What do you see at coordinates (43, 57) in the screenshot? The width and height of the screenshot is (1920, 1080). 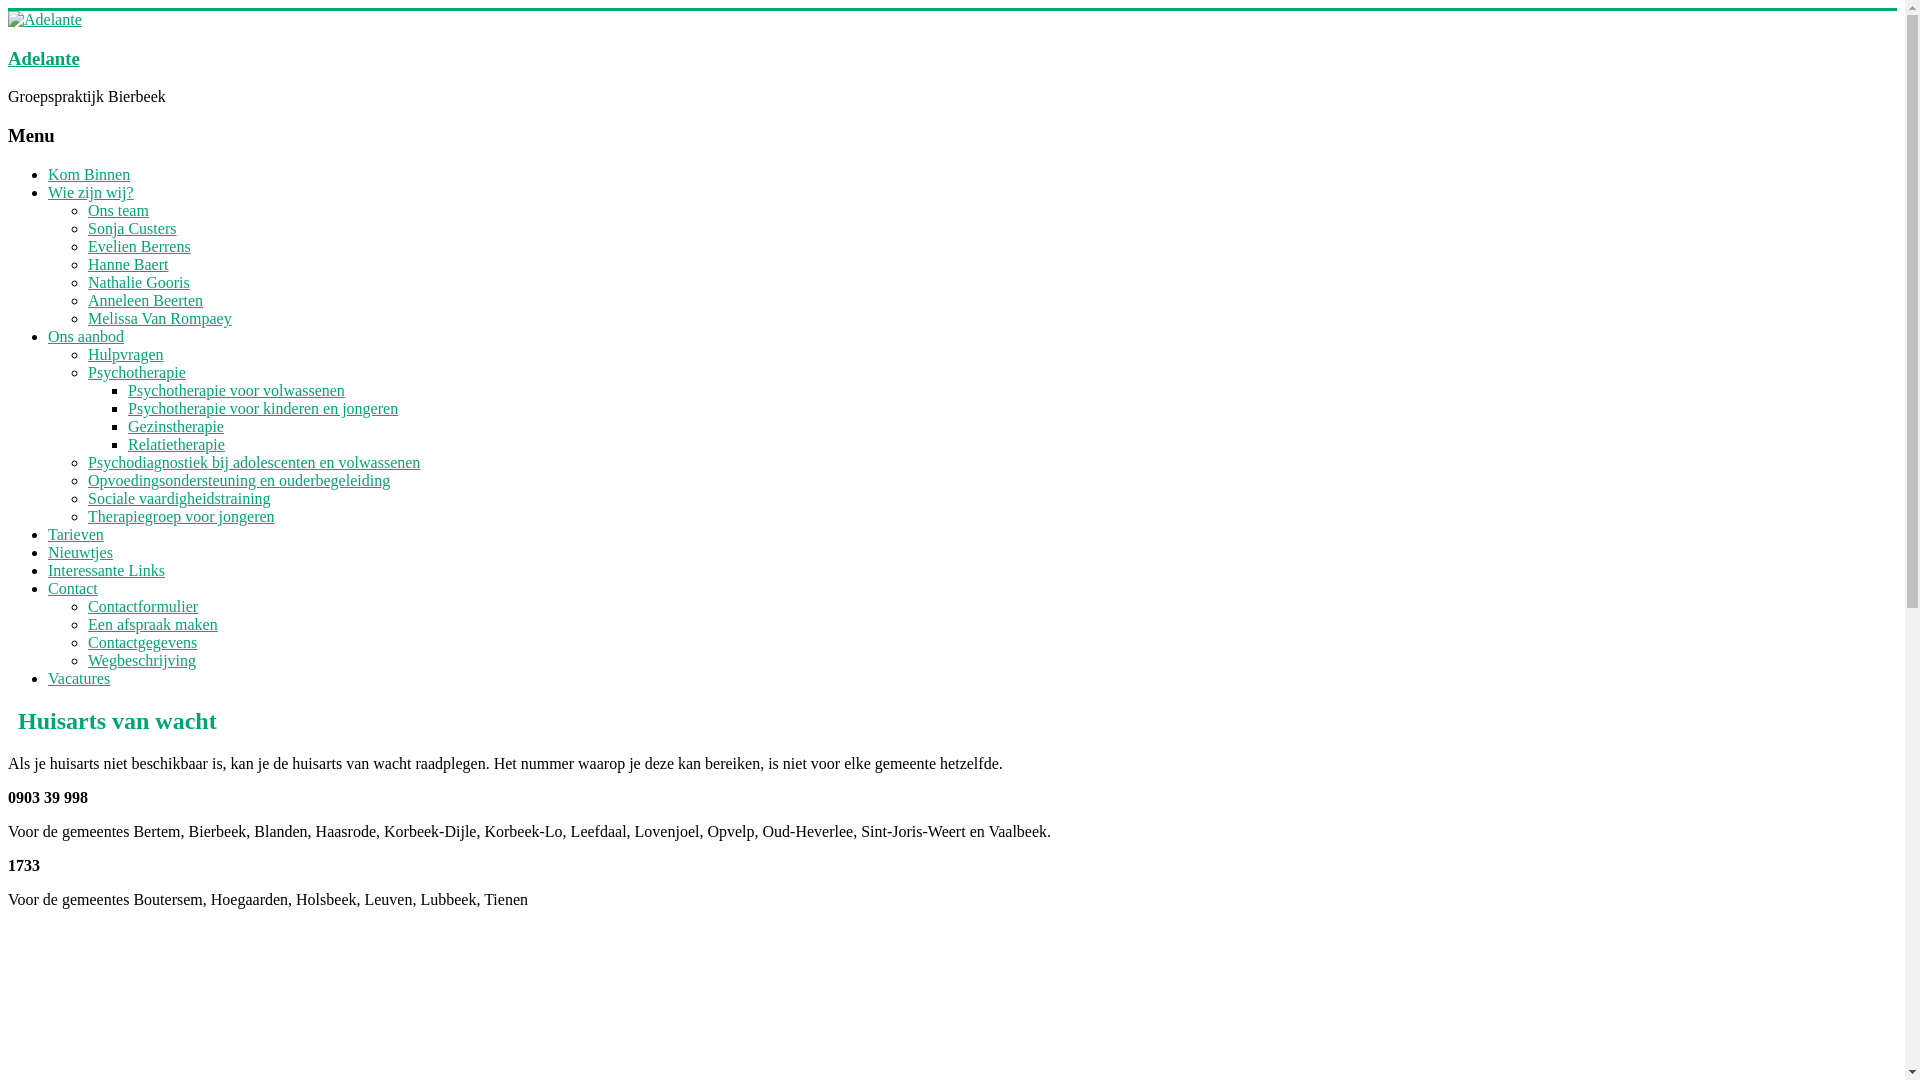 I see `'Adelante'` at bounding box center [43, 57].